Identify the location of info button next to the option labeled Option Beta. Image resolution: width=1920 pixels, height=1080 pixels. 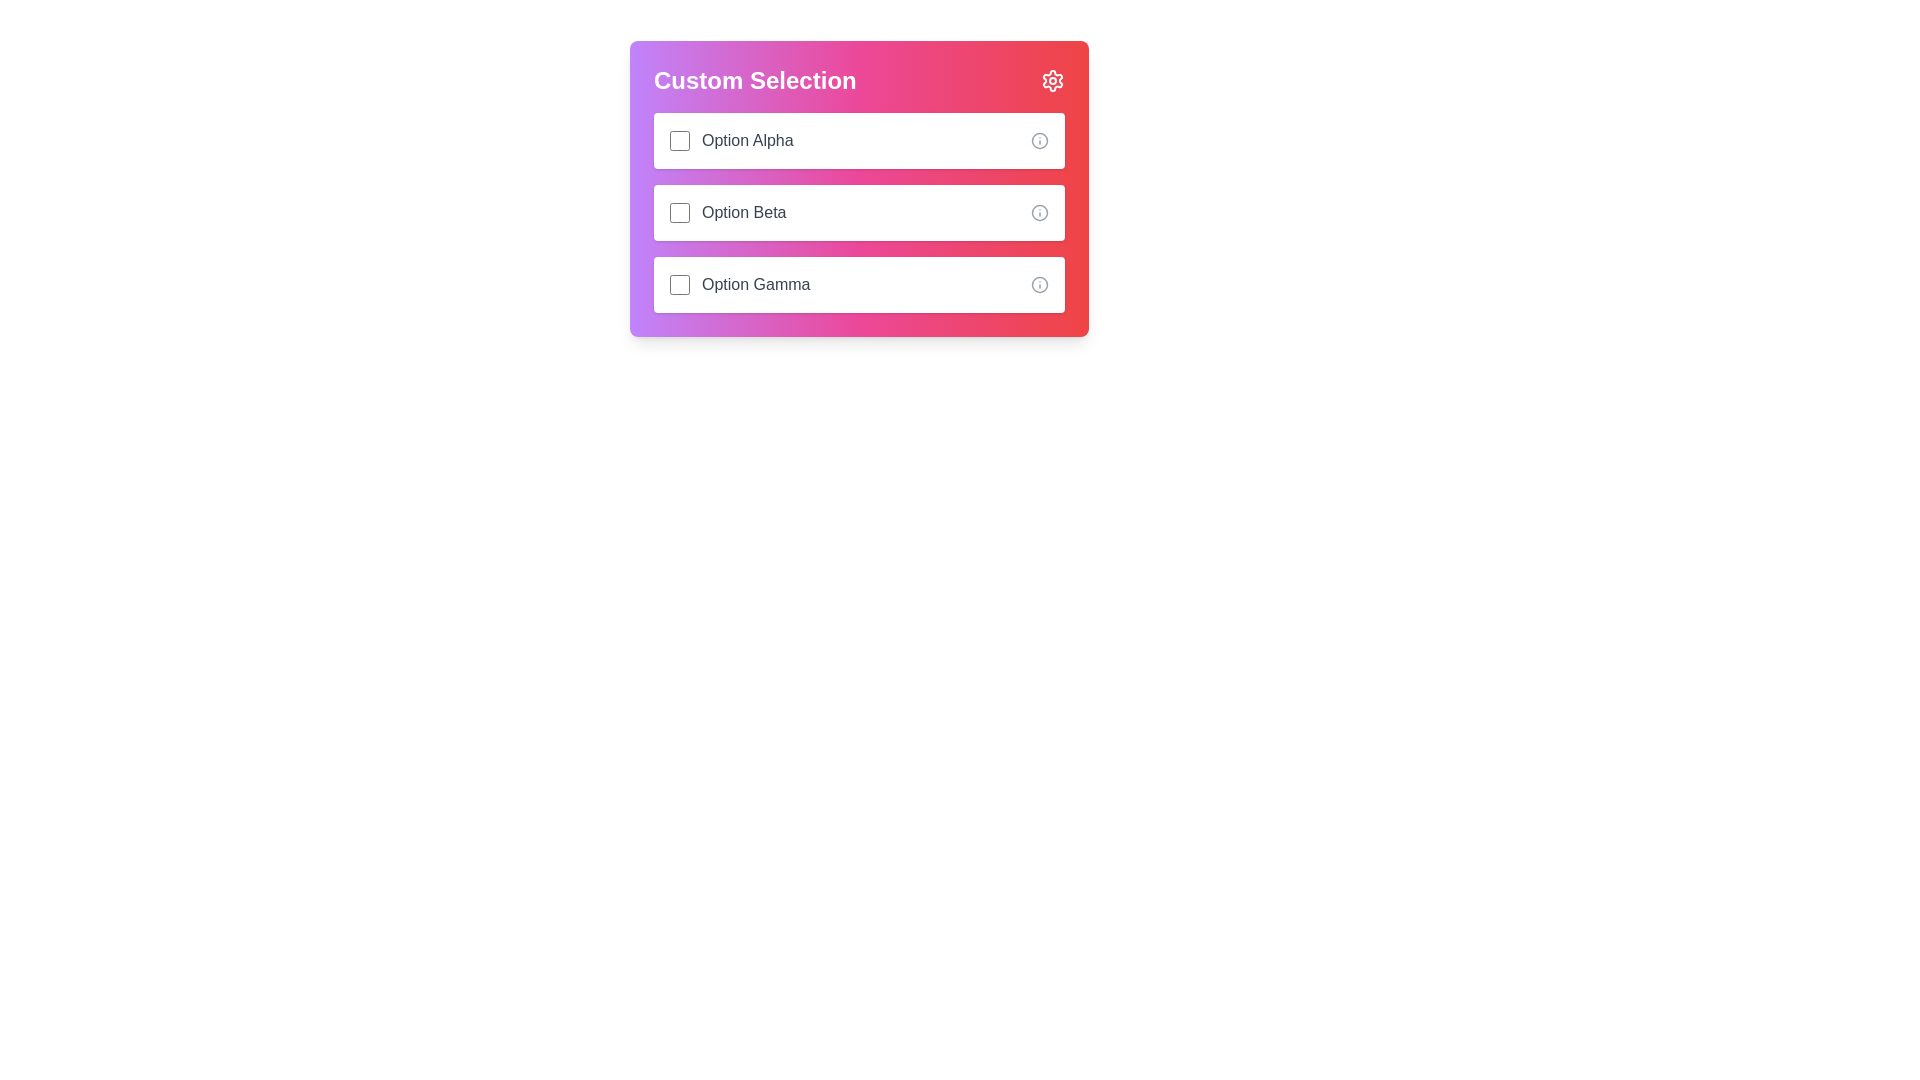
(1040, 212).